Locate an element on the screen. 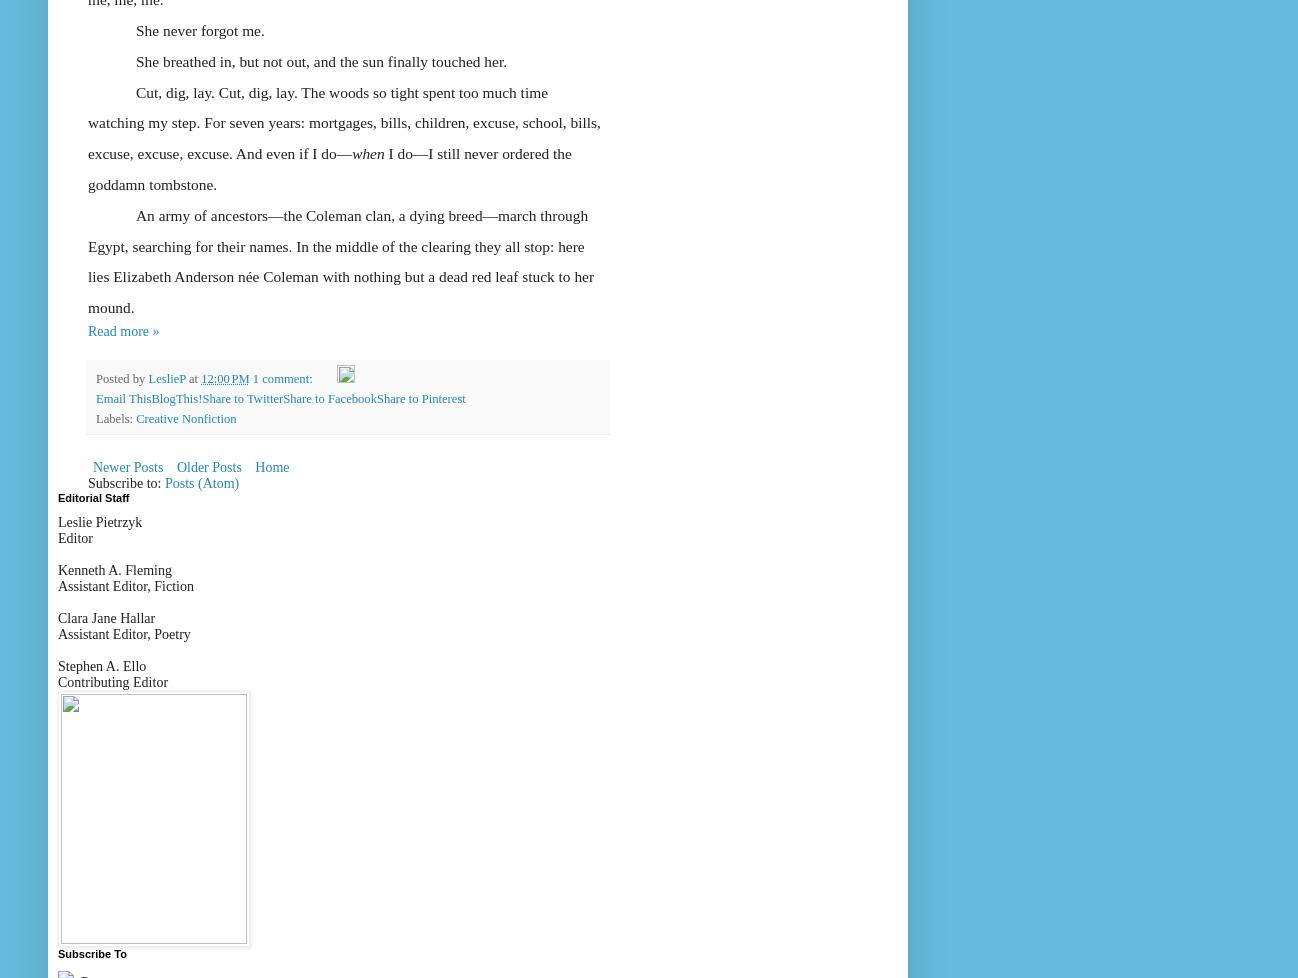  'Contributing Editor' is located at coordinates (113, 682).